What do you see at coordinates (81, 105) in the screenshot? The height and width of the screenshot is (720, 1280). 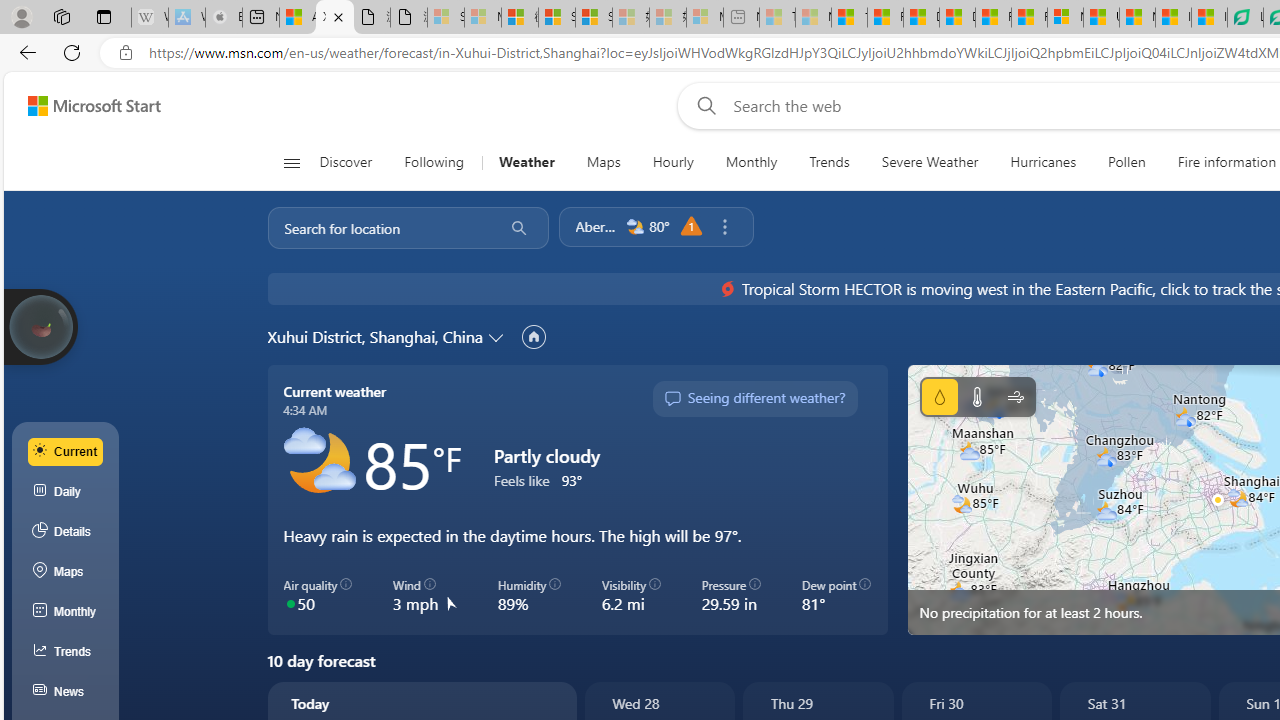 I see `'Skip to footer'` at bounding box center [81, 105].